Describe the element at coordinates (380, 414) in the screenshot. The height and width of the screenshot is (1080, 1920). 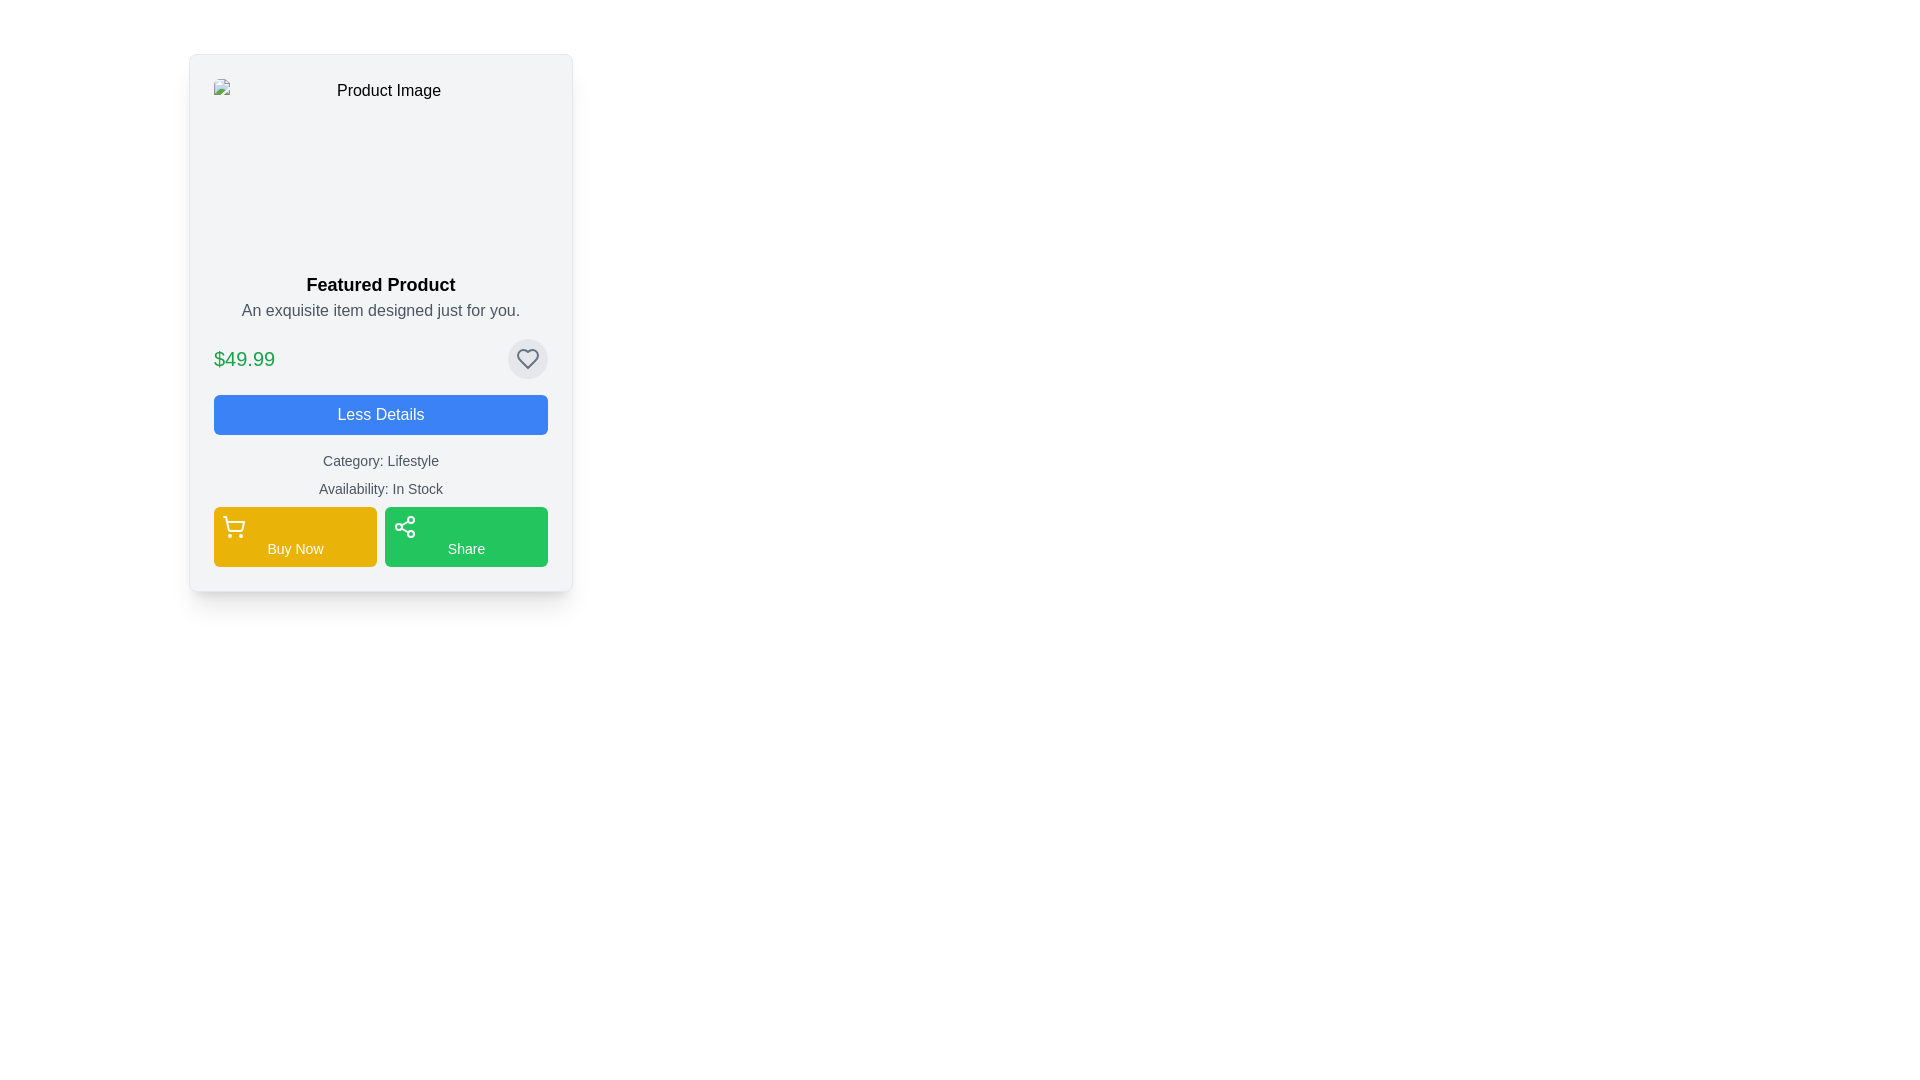
I see `the button located below the price and to the left of the description section` at that location.